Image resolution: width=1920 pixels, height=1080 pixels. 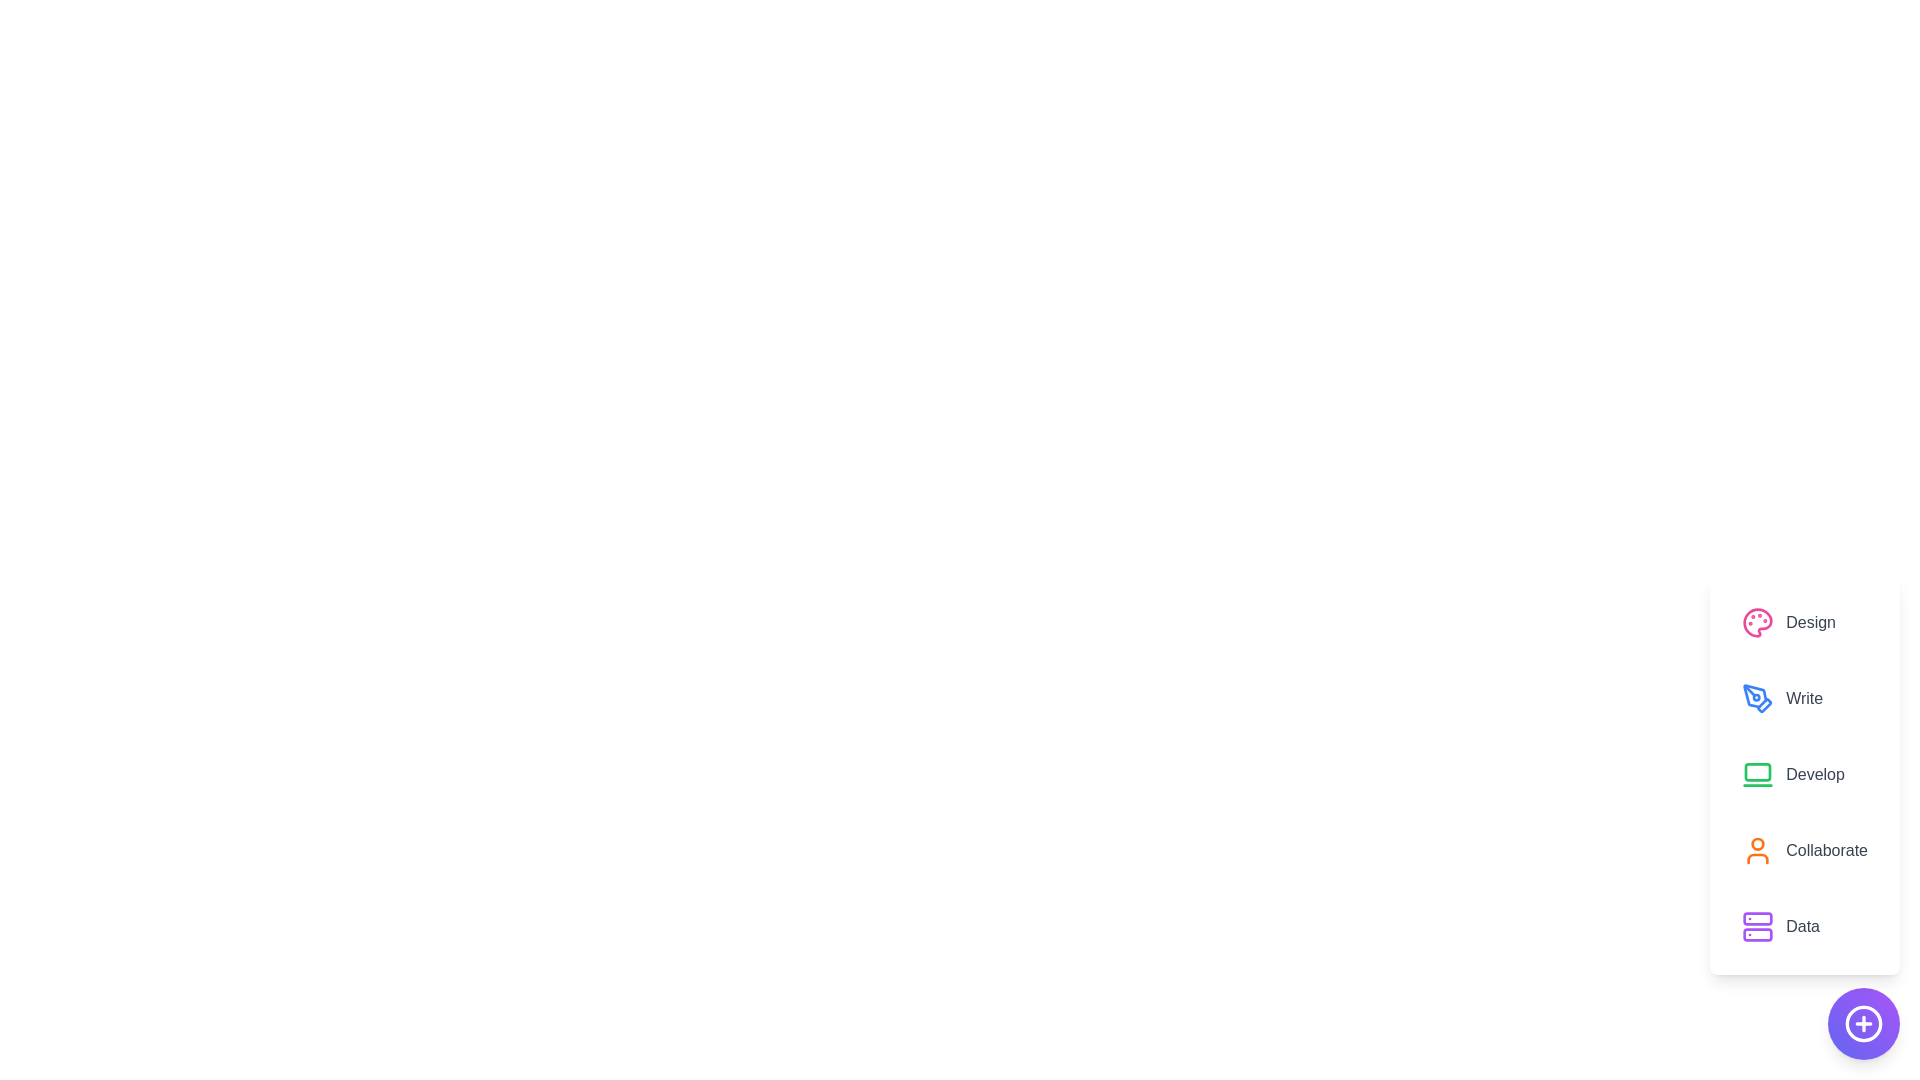 What do you see at coordinates (1804, 774) in the screenshot?
I see `the option labeled Develop to preview its effect` at bounding box center [1804, 774].